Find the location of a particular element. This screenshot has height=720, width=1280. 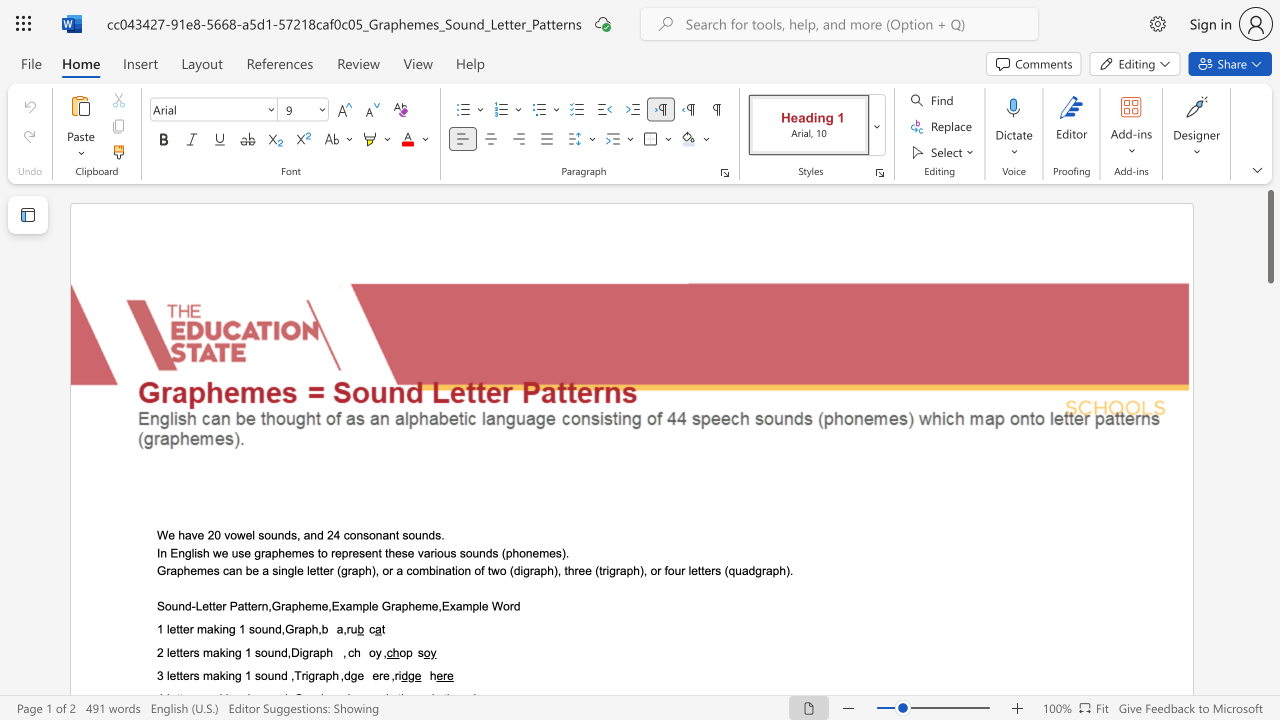

the side scrollbar to bring the page down is located at coordinates (1269, 490).